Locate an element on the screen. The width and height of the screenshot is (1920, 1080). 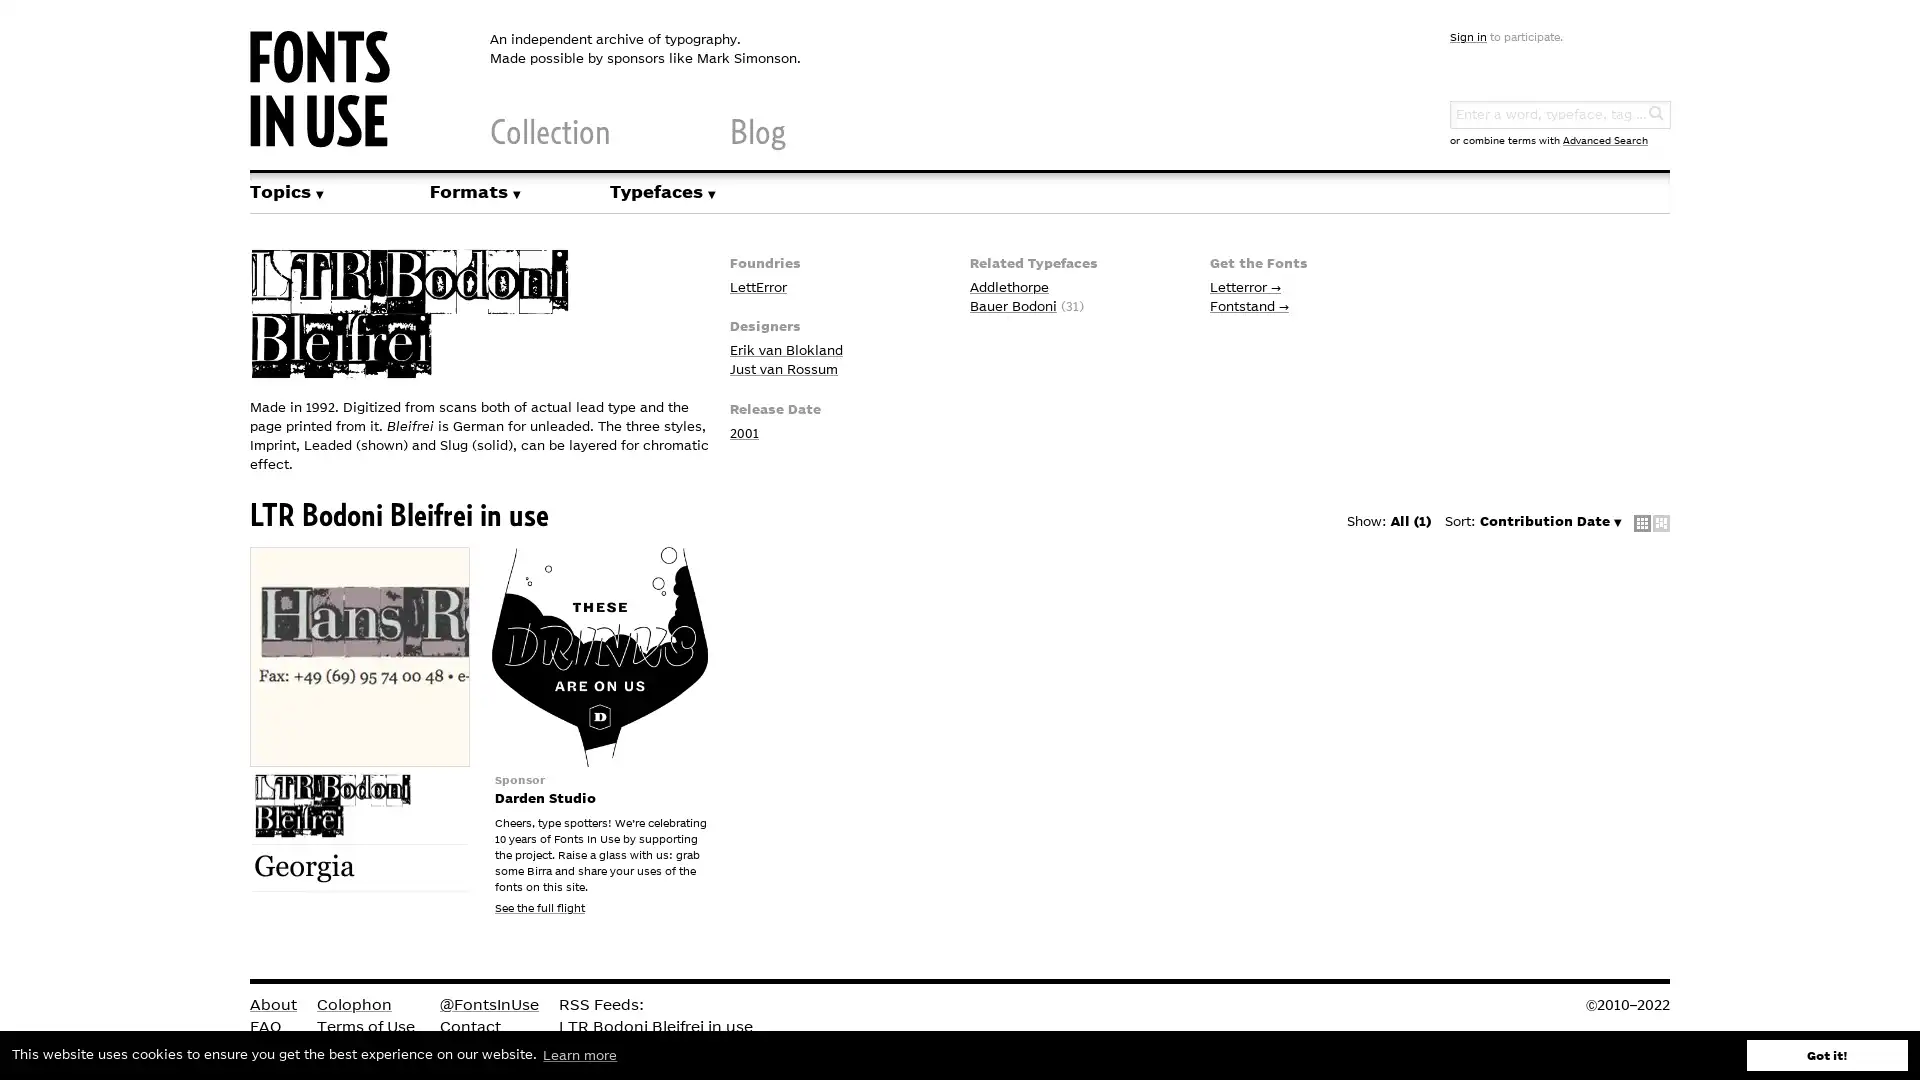
learn more about cookies is located at coordinates (579, 1054).